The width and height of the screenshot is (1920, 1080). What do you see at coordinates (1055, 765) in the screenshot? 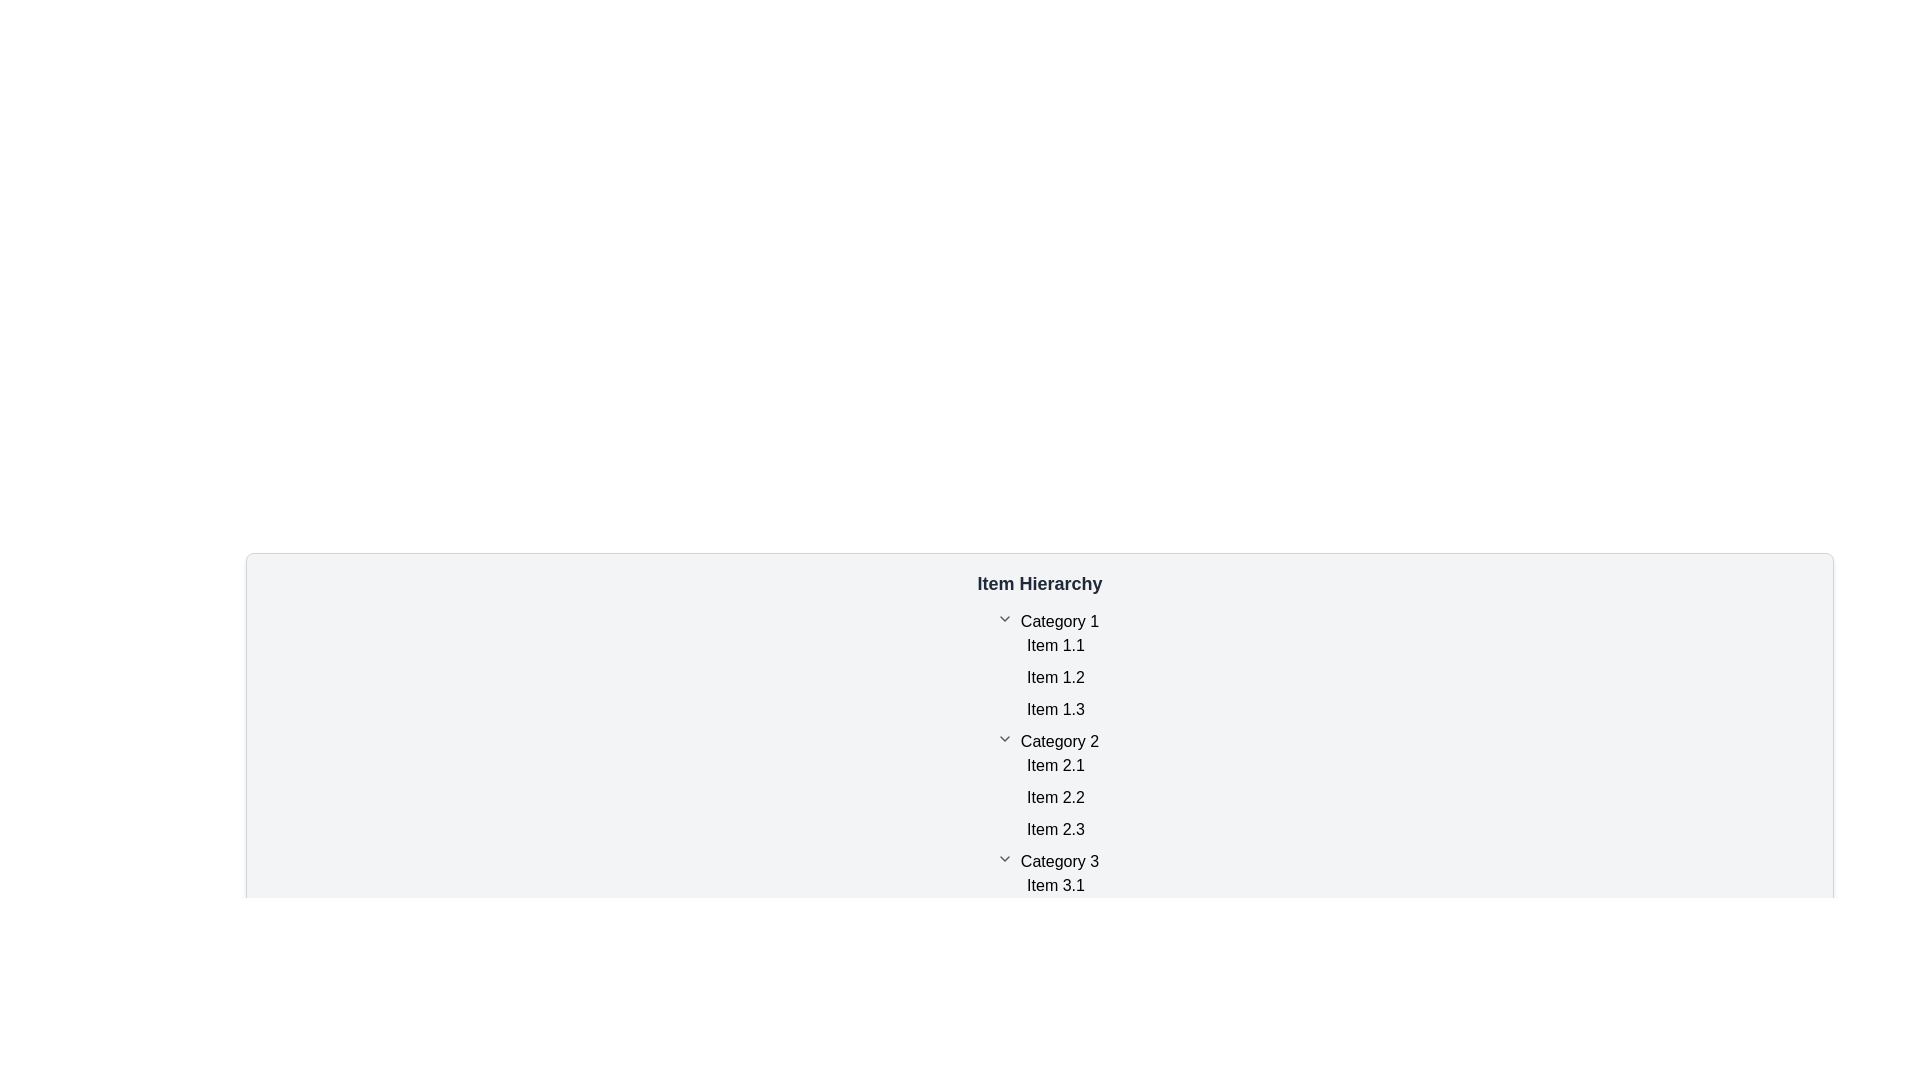
I see `text 'Item 2.1' which is the first item under the 'Category 2' section in the hierarchical list` at bounding box center [1055, 765].